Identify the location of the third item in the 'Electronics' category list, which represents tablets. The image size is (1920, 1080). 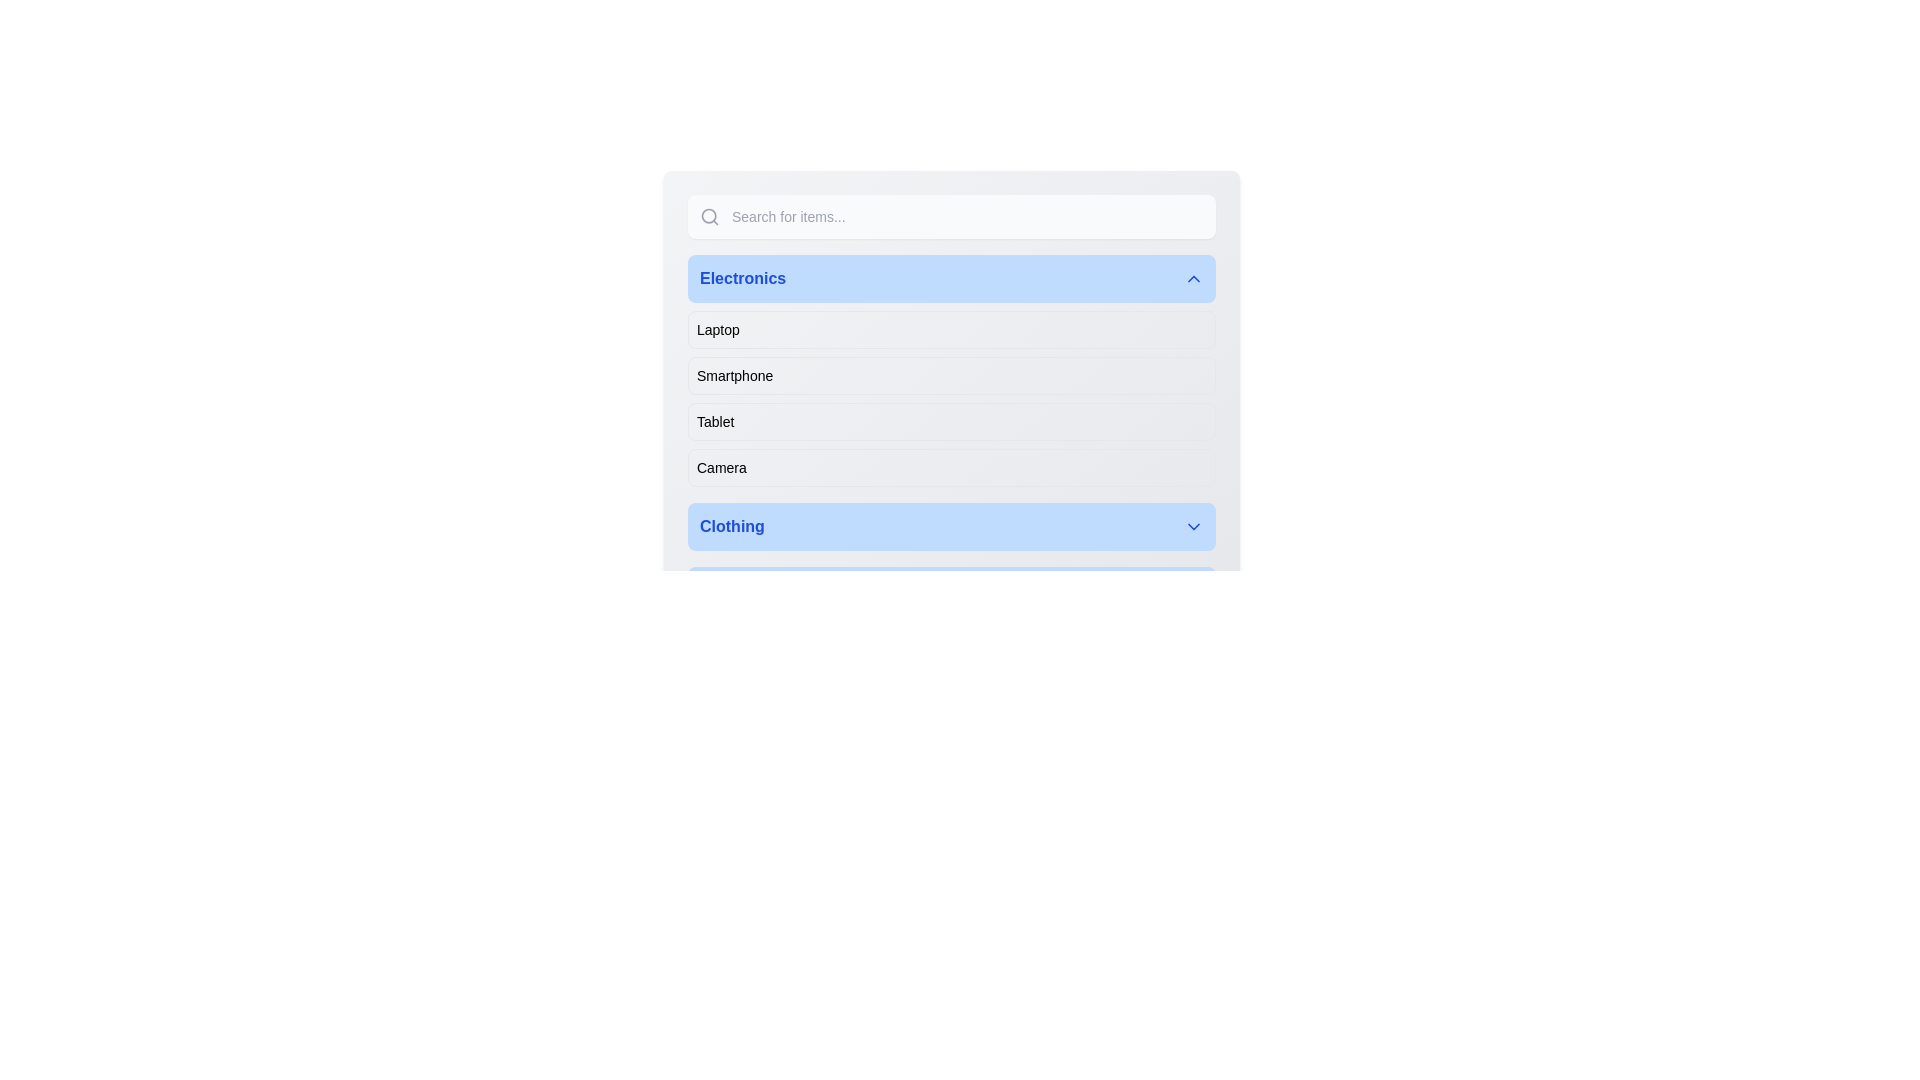
(950, 420).